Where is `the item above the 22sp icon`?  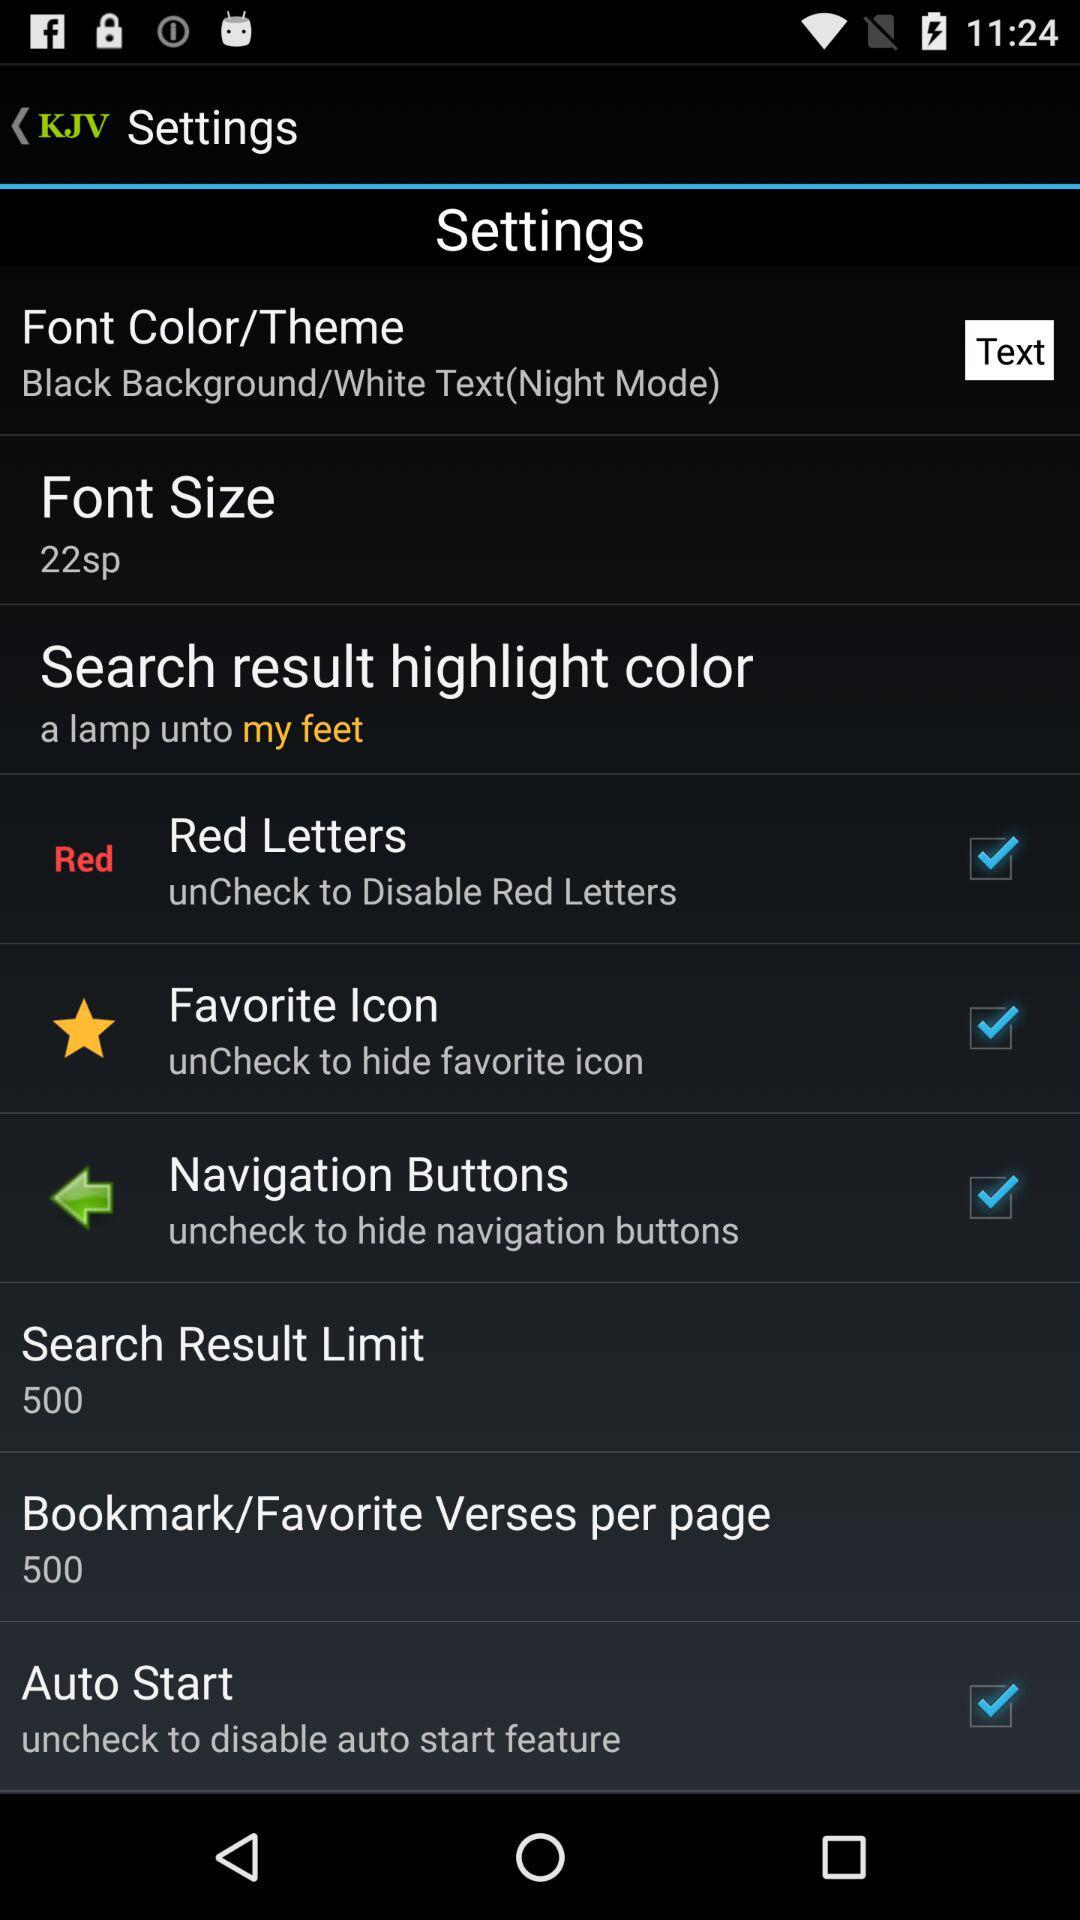
the item above the 22sp icon is located at coordinates (156, 494).